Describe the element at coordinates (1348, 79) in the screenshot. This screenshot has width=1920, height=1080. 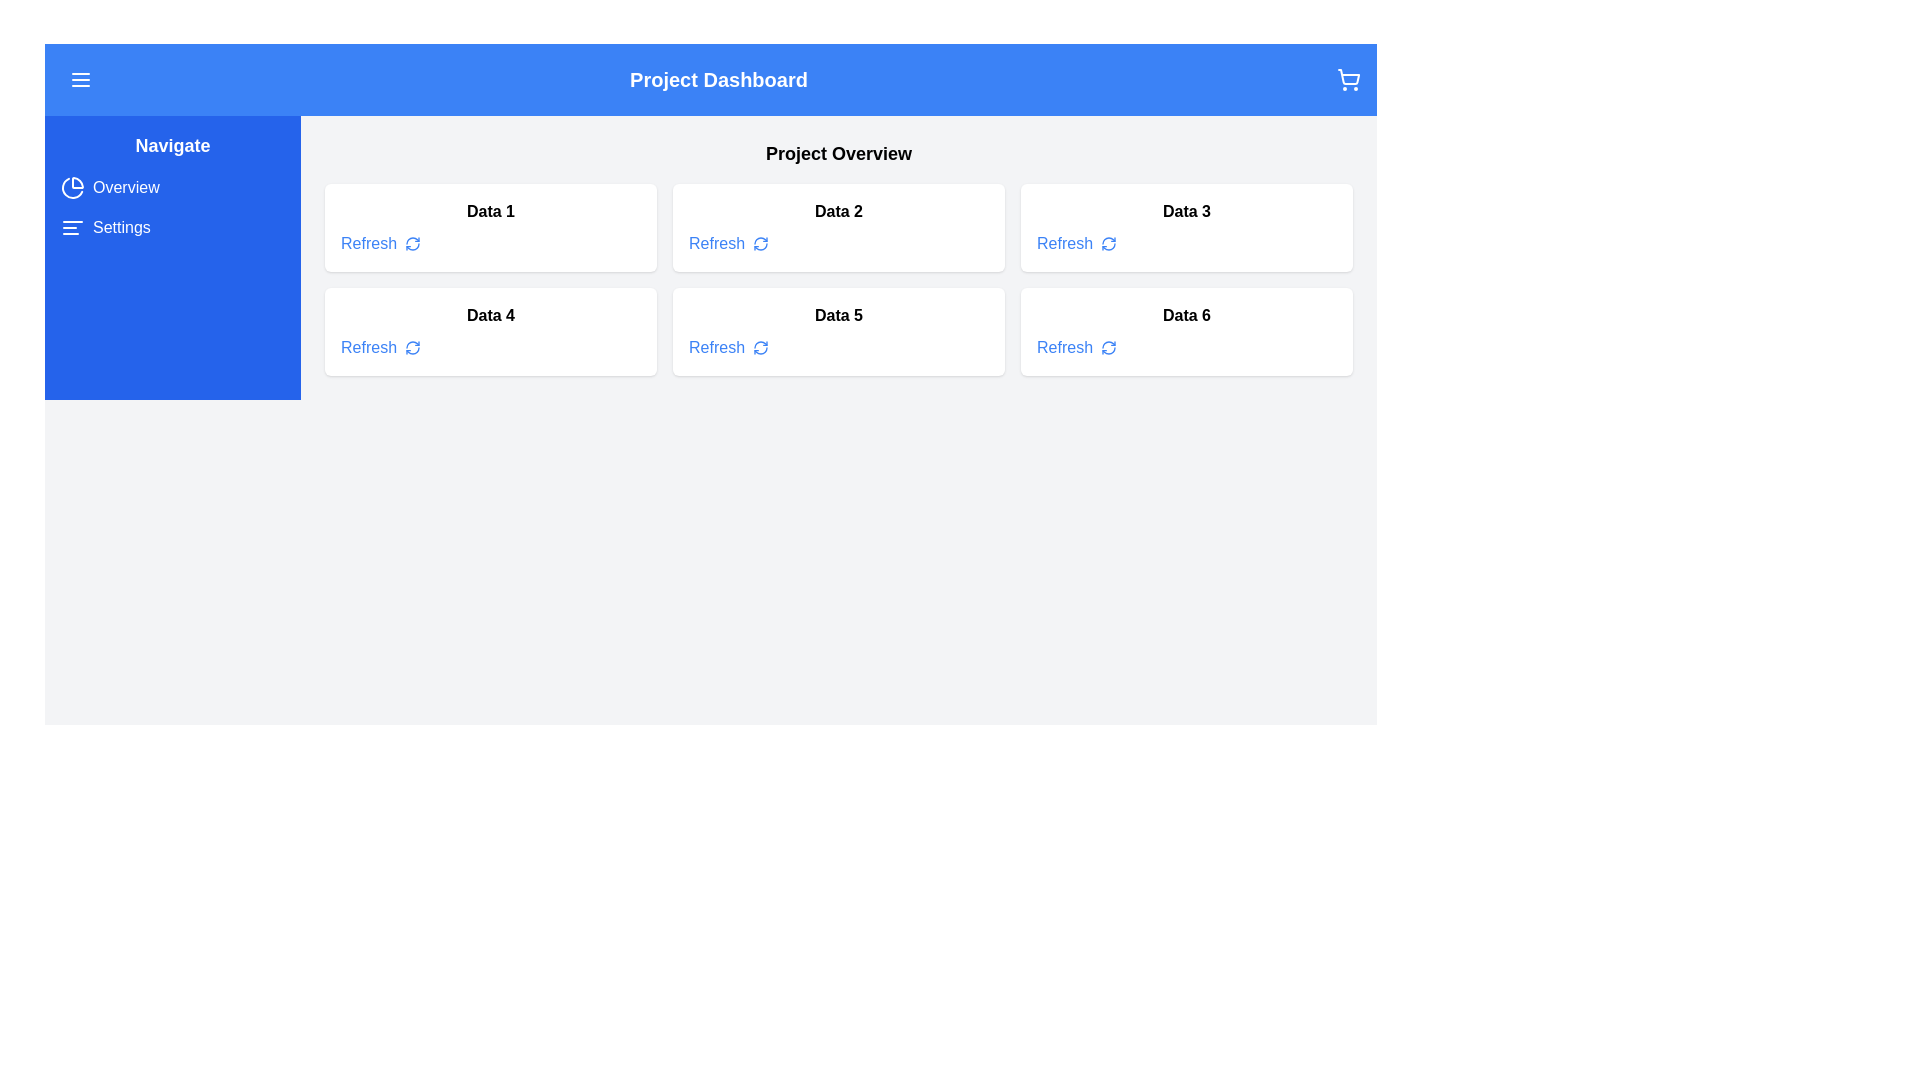
I see `the shopping cart icon located in the top-right corner of the blue toolbar header` at that location.